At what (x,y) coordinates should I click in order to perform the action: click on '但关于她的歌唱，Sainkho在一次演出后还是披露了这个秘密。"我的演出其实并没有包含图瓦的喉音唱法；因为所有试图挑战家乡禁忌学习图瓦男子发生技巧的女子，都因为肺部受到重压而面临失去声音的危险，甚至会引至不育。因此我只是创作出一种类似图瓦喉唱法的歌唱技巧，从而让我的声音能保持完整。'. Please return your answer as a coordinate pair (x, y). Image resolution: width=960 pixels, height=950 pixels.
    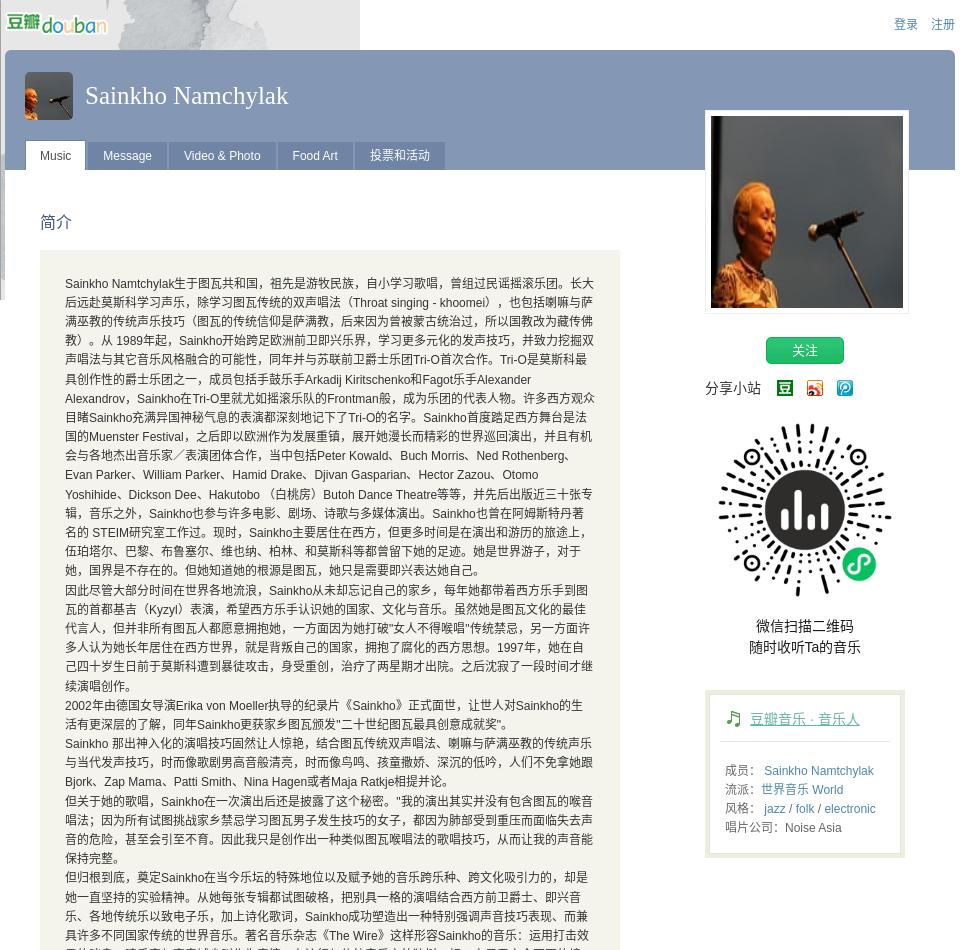
    Looking at the image, I should click on (328, 829).